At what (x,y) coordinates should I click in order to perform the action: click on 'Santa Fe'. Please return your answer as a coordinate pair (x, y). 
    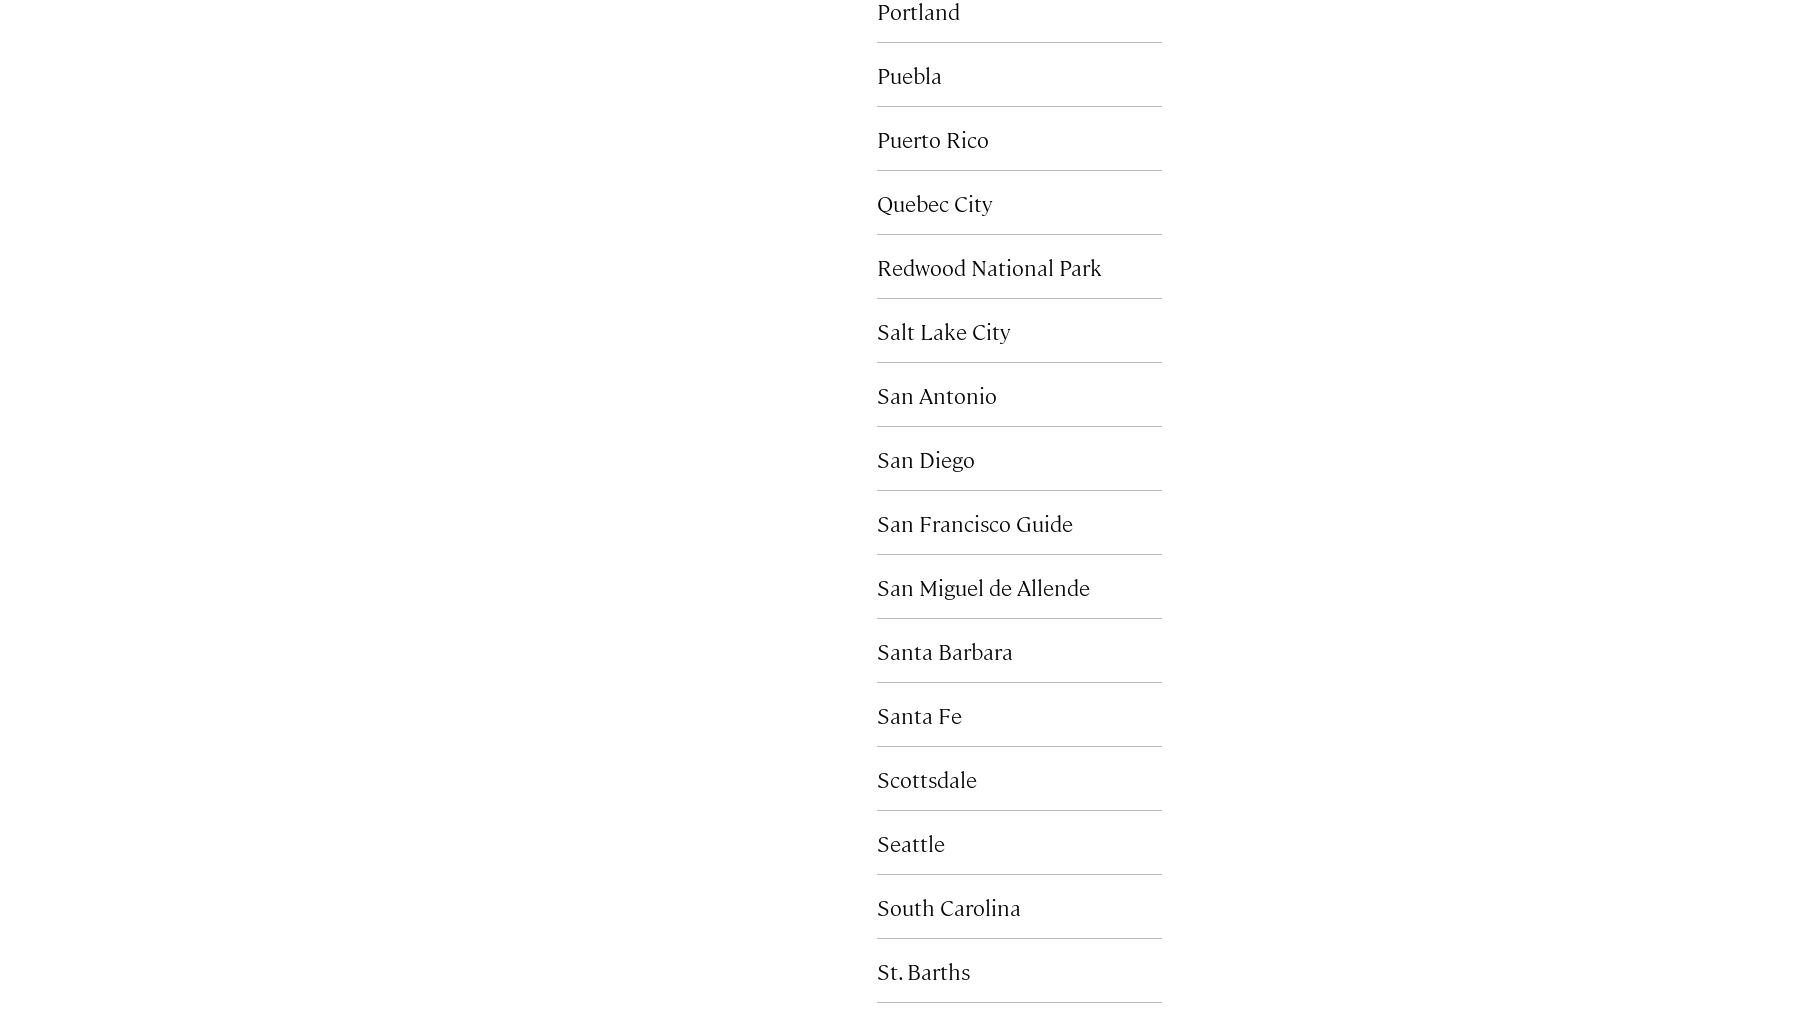
    Looking at the image, I should click on (918, 714).